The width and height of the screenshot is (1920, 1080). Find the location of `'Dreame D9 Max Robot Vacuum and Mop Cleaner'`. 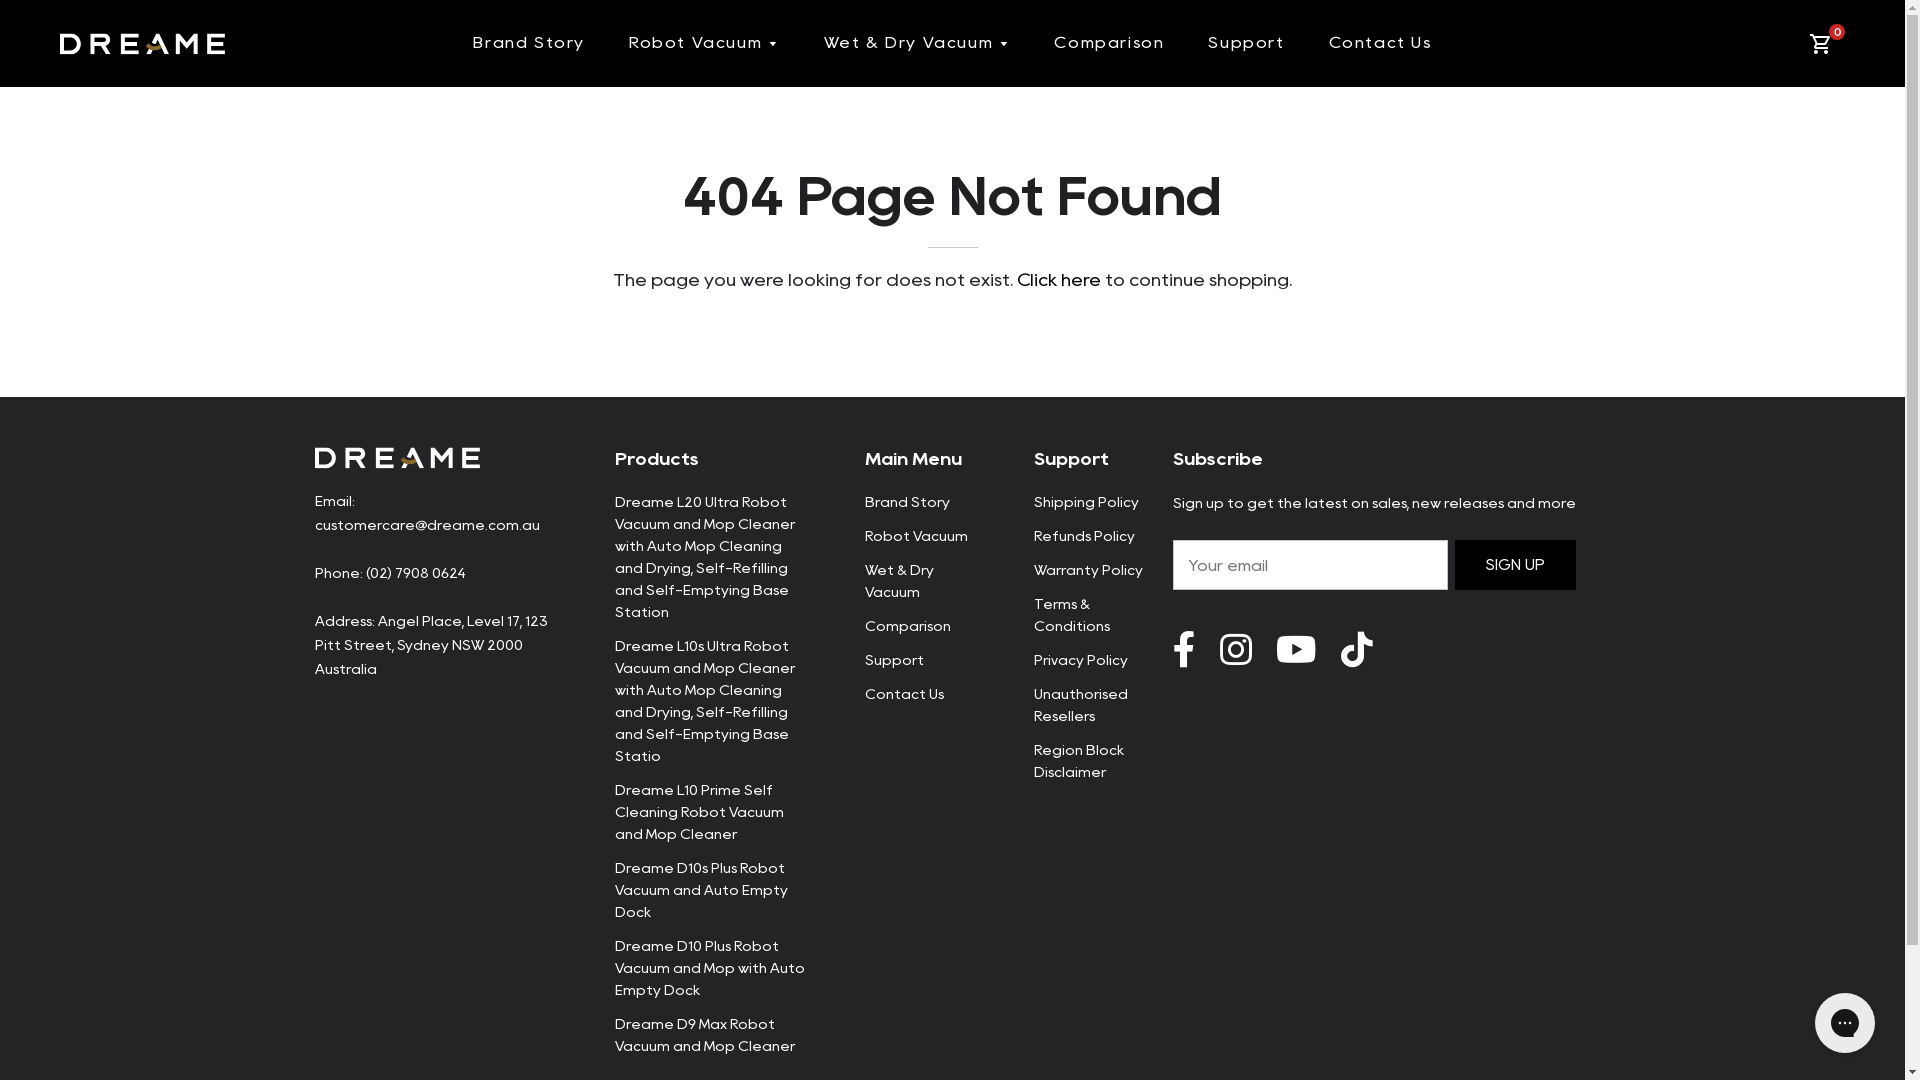

'Dreame D9 Max Robot Vacuum and Mop Cleaner' is located at coordinates (704, 1034).